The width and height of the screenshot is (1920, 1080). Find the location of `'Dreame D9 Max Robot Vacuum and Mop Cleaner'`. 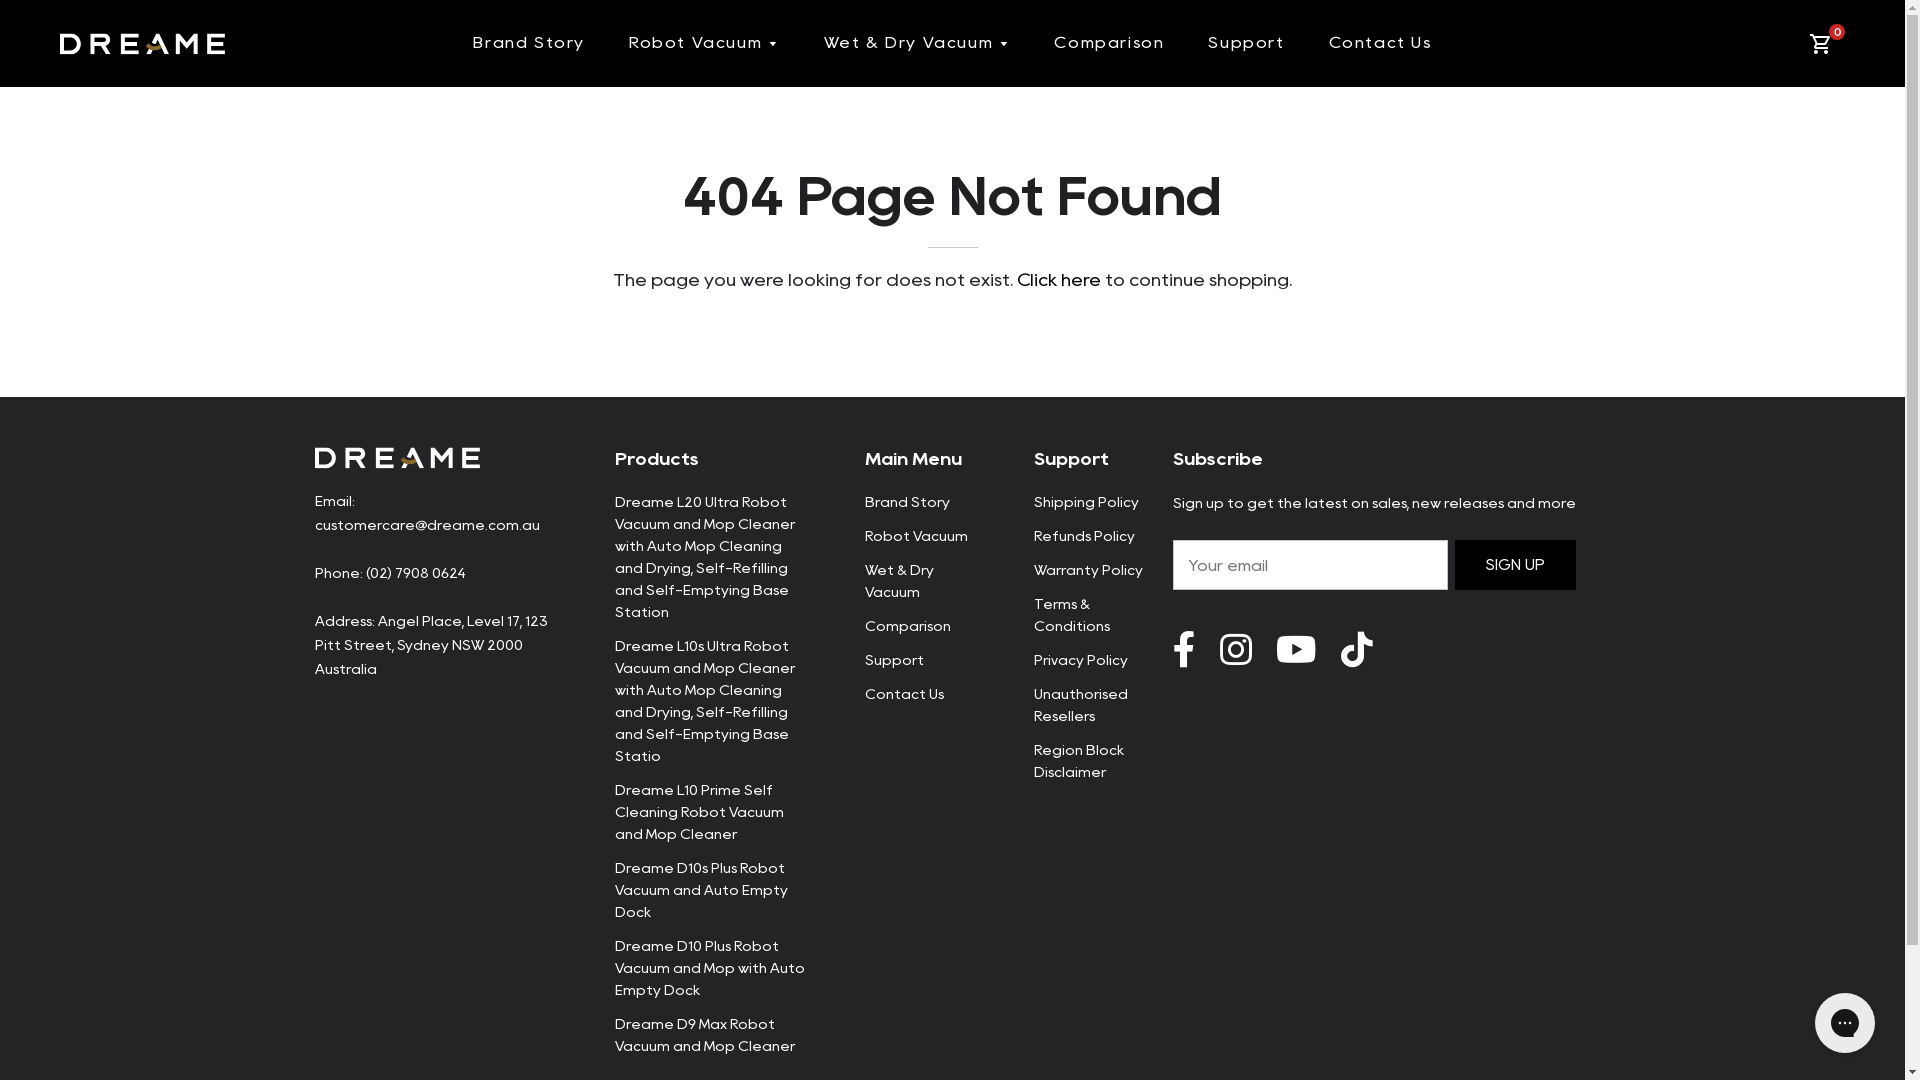

'Dreame D9 Max Robot Vacuum and Mop Cleaner' is located at coordinates (704, 1034).